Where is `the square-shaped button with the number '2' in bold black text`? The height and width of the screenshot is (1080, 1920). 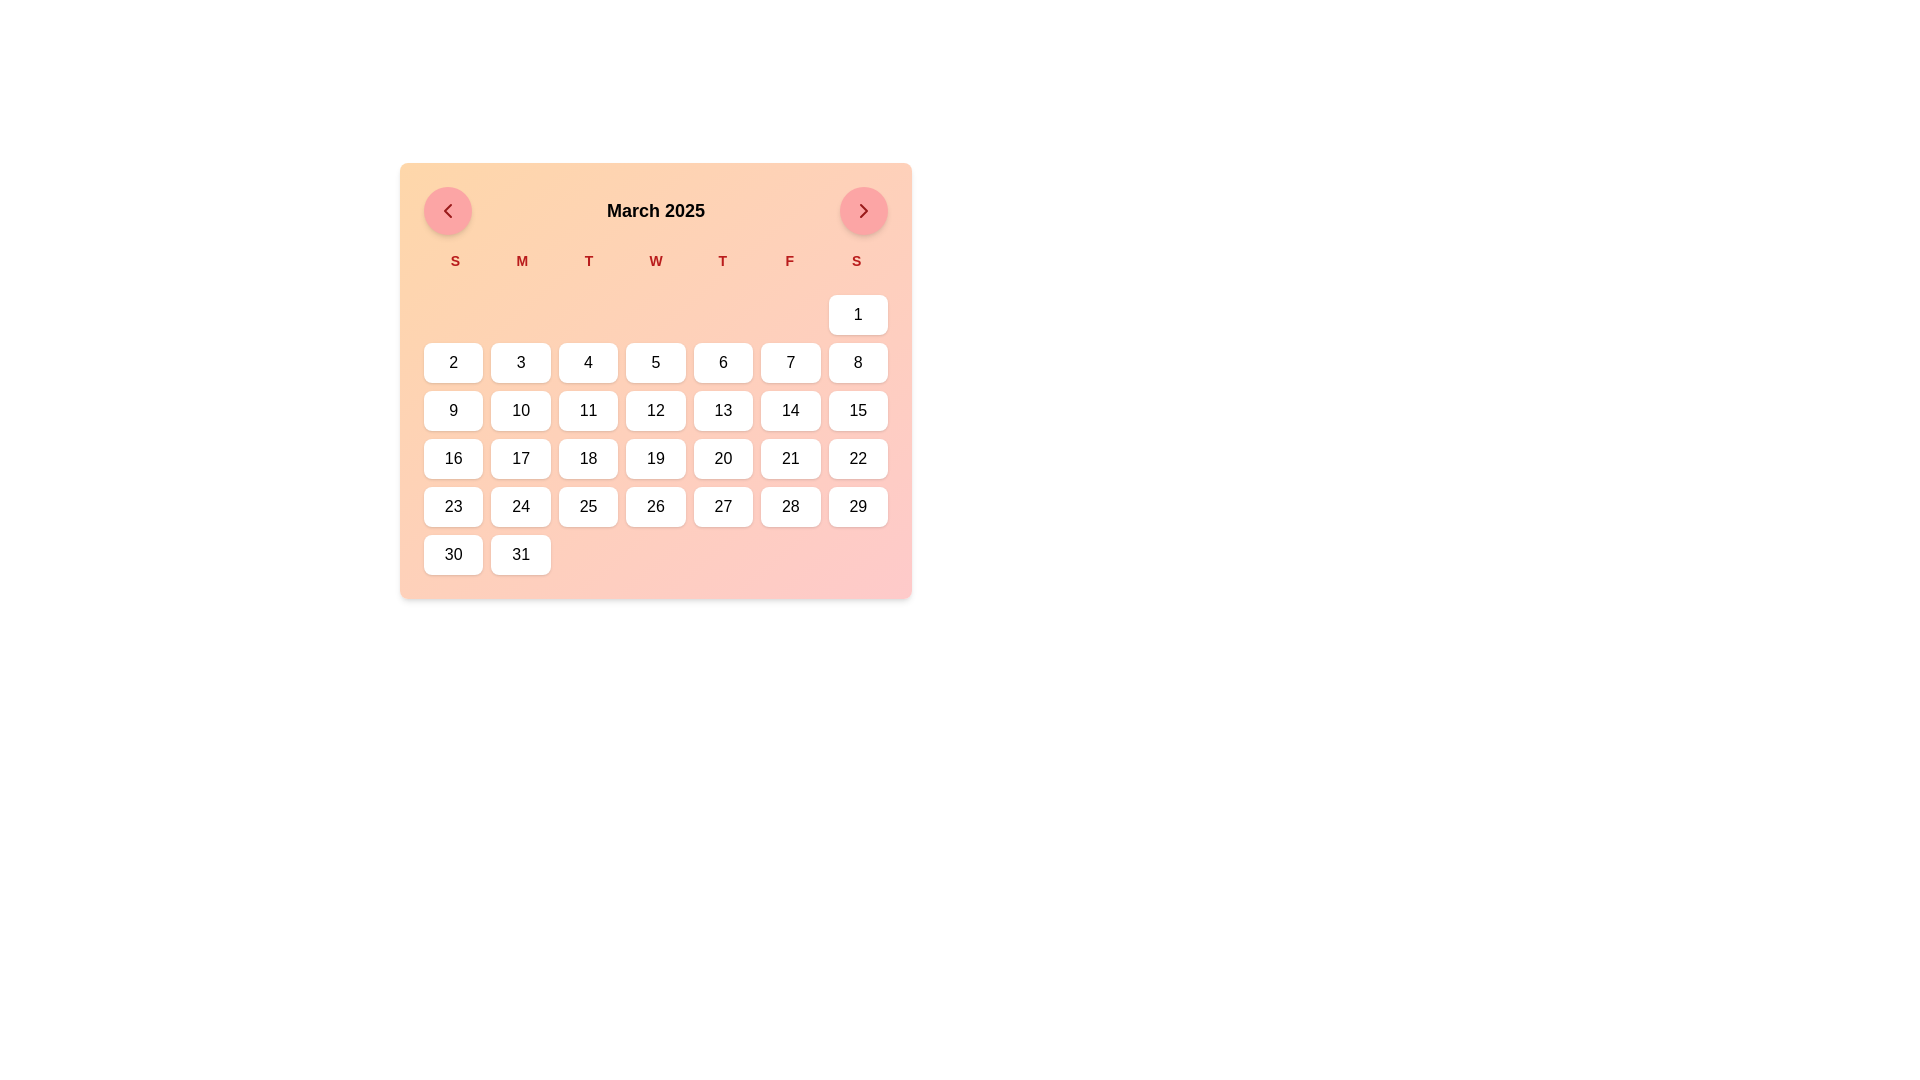
the square-shaped button with the number '2' in bold black text is located at coordinates (452, 362).